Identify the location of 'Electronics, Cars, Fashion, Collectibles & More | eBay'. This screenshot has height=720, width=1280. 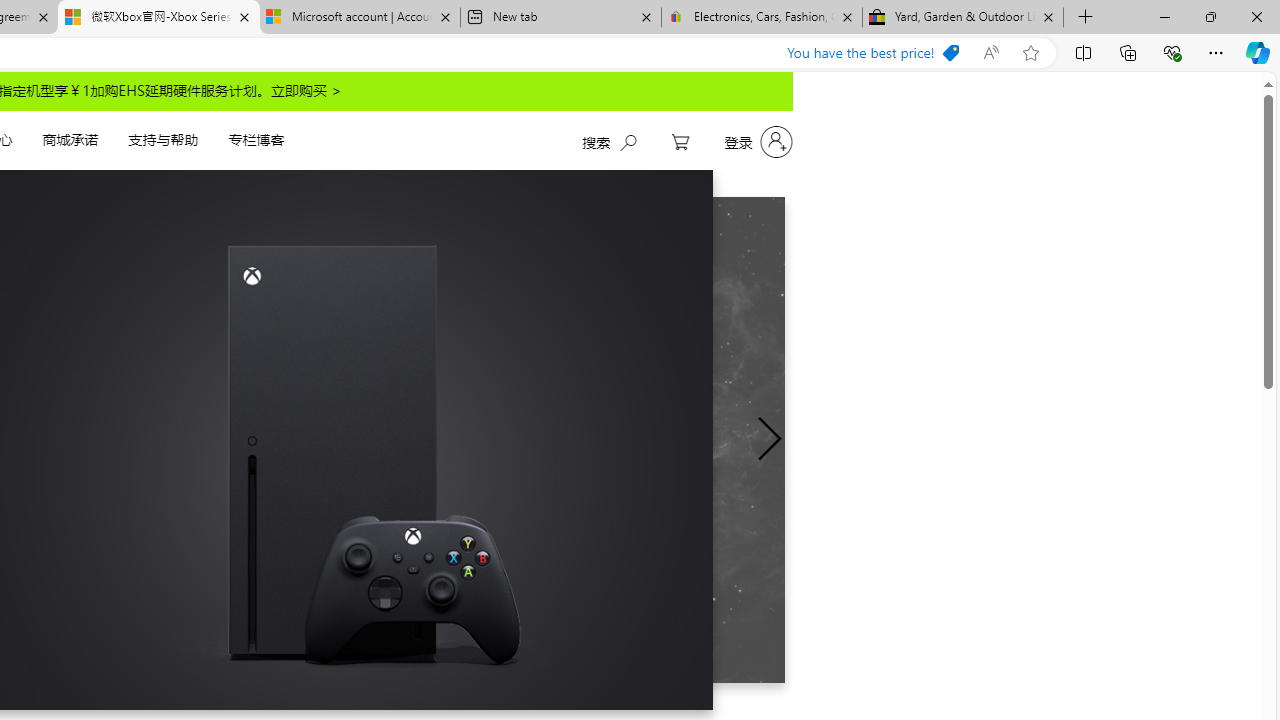
(760, 17).